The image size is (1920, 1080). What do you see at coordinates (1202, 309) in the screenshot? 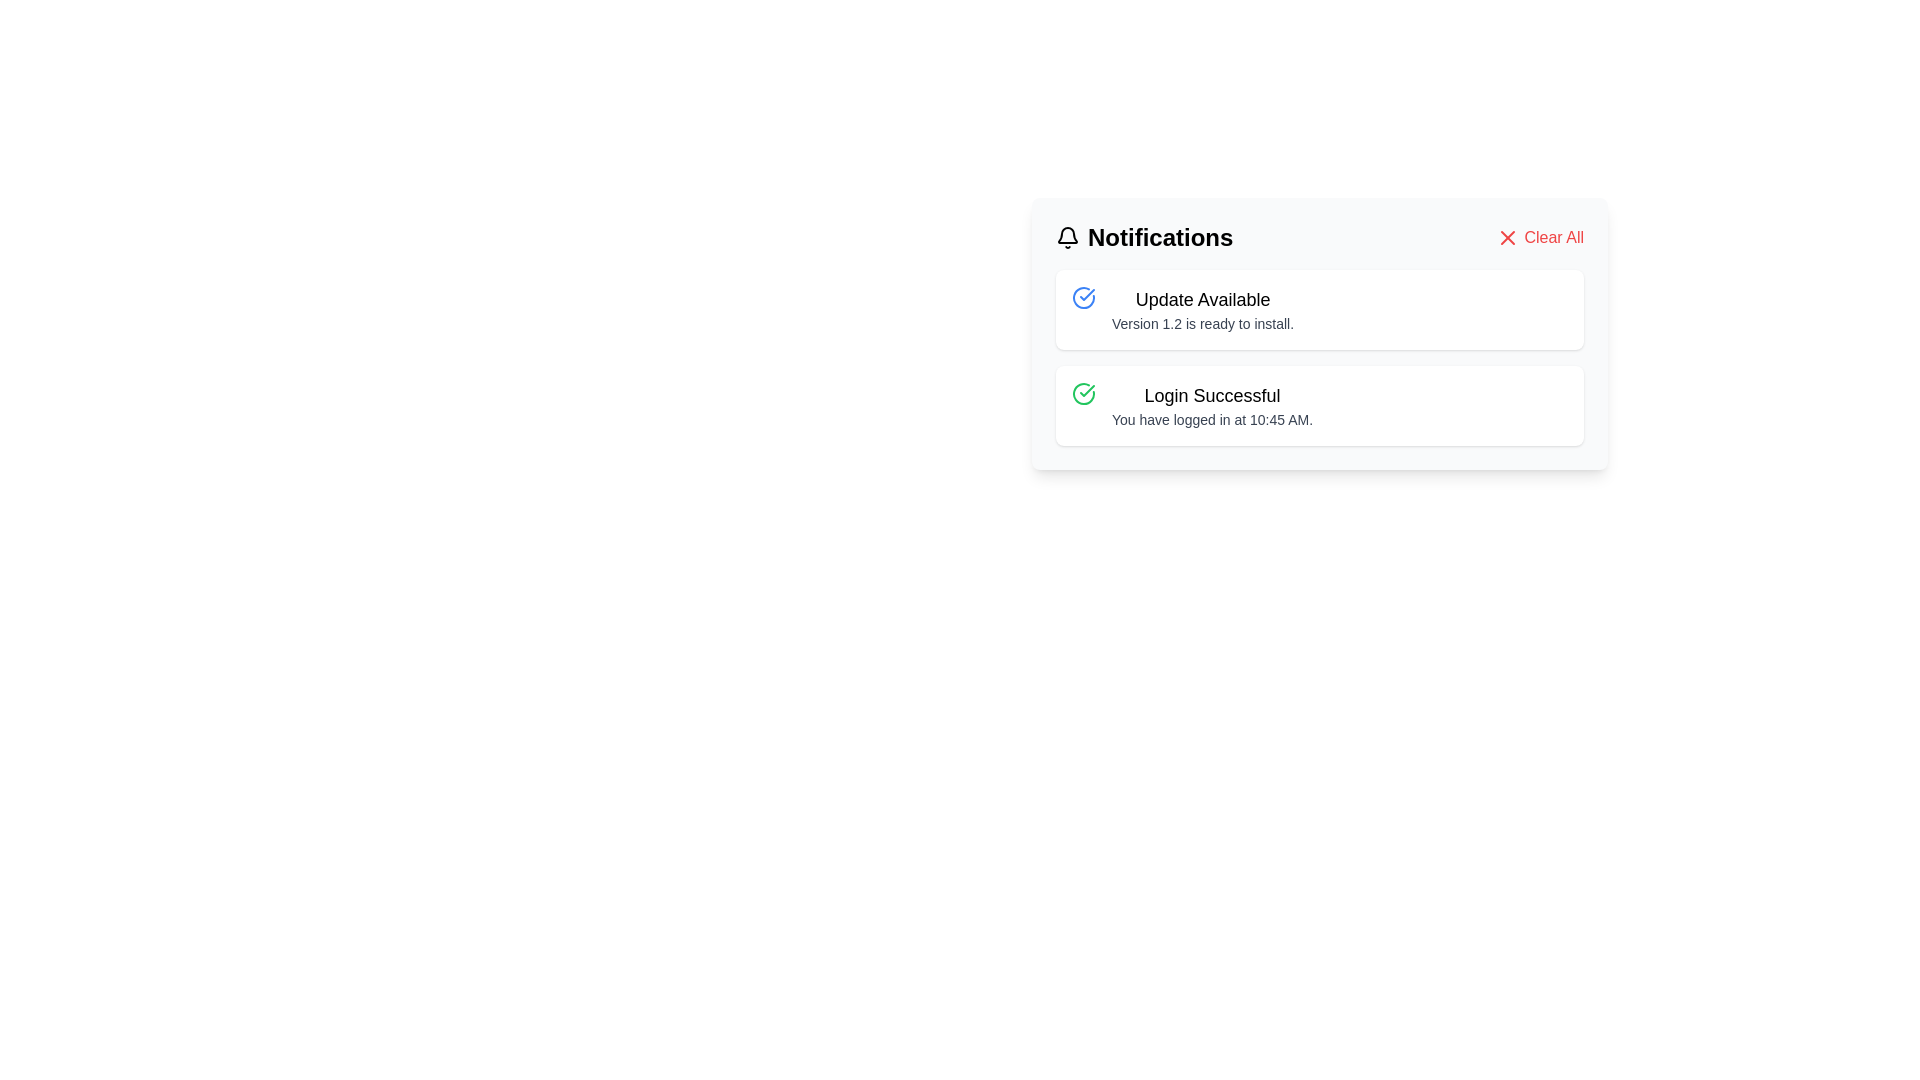
I see `notification card displaying 'Update Available' and 'Version 1.2 is ready to install.' positioned in the notifications panel` at bounding box center [1202, 309].